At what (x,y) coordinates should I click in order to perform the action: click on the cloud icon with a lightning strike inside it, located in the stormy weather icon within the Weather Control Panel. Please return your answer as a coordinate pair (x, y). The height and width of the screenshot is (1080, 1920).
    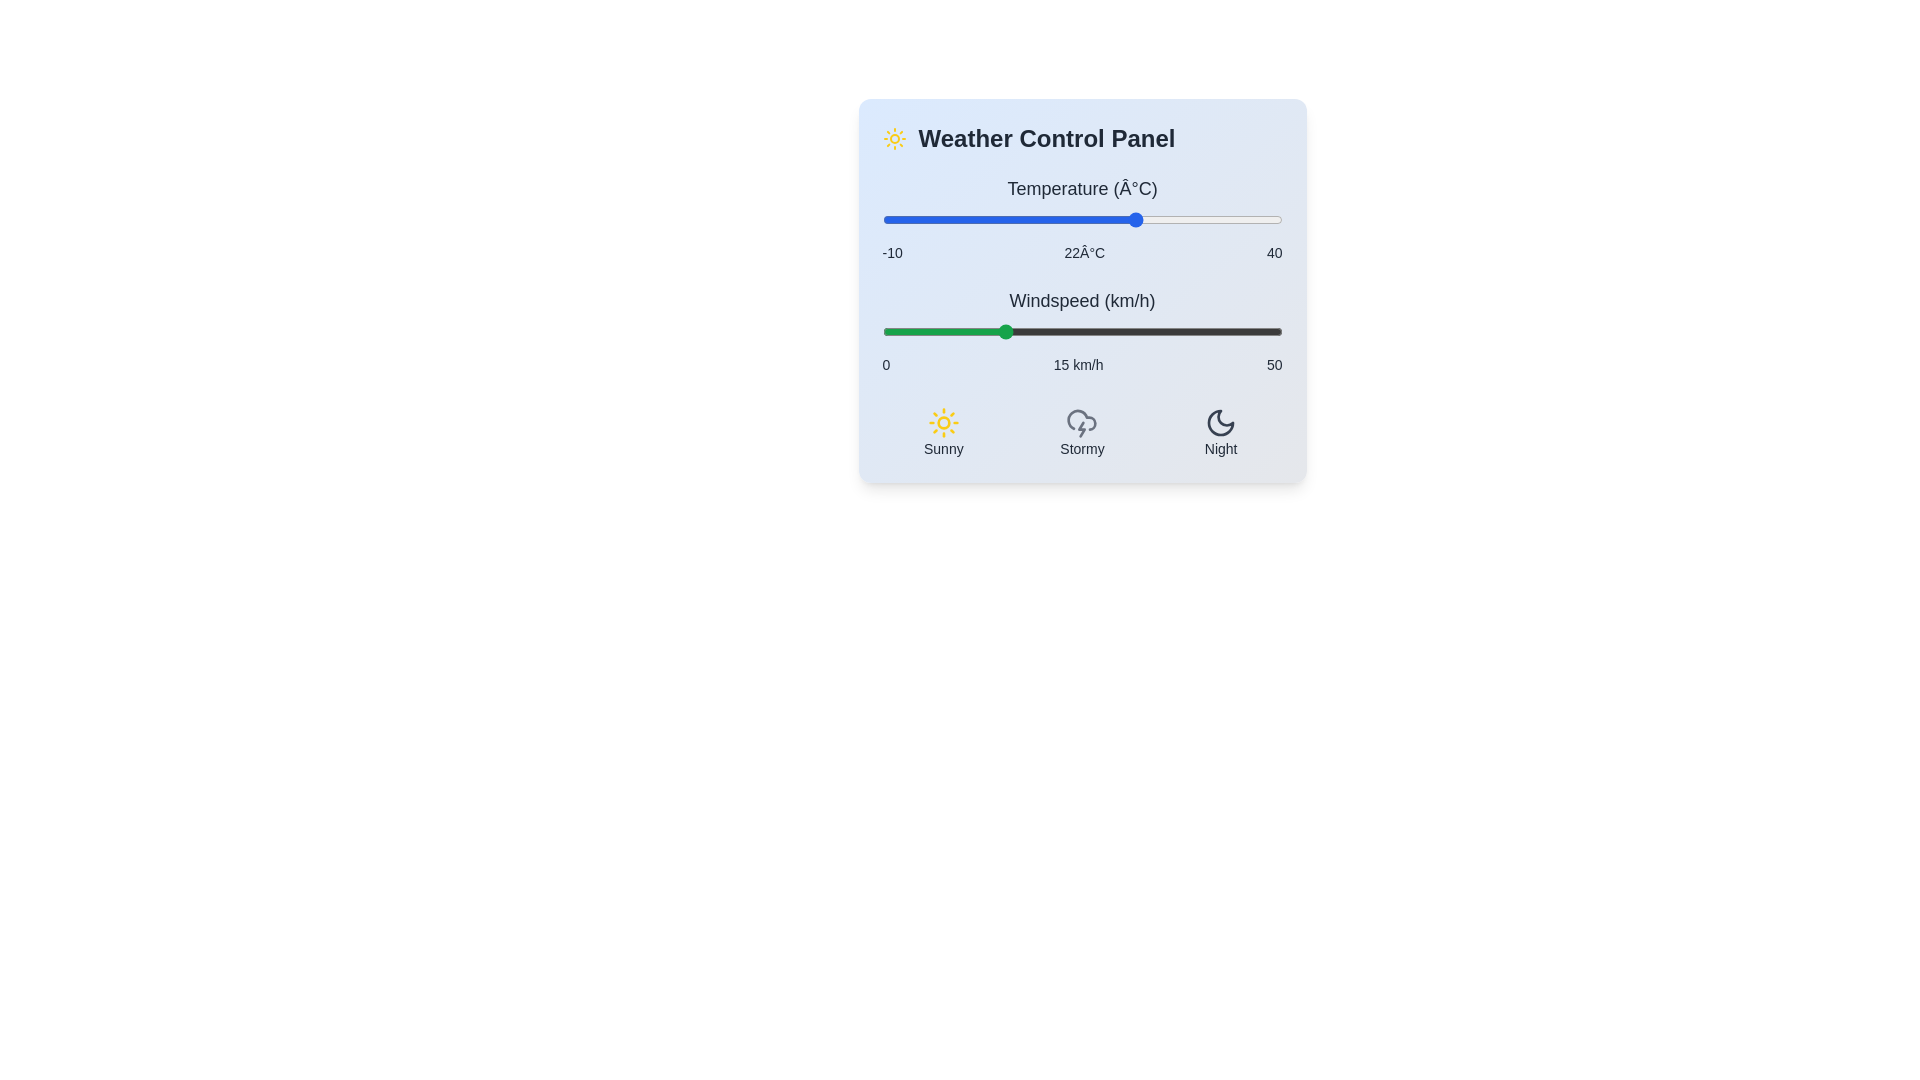
    Looking at the image, I should click on (1081, 419).